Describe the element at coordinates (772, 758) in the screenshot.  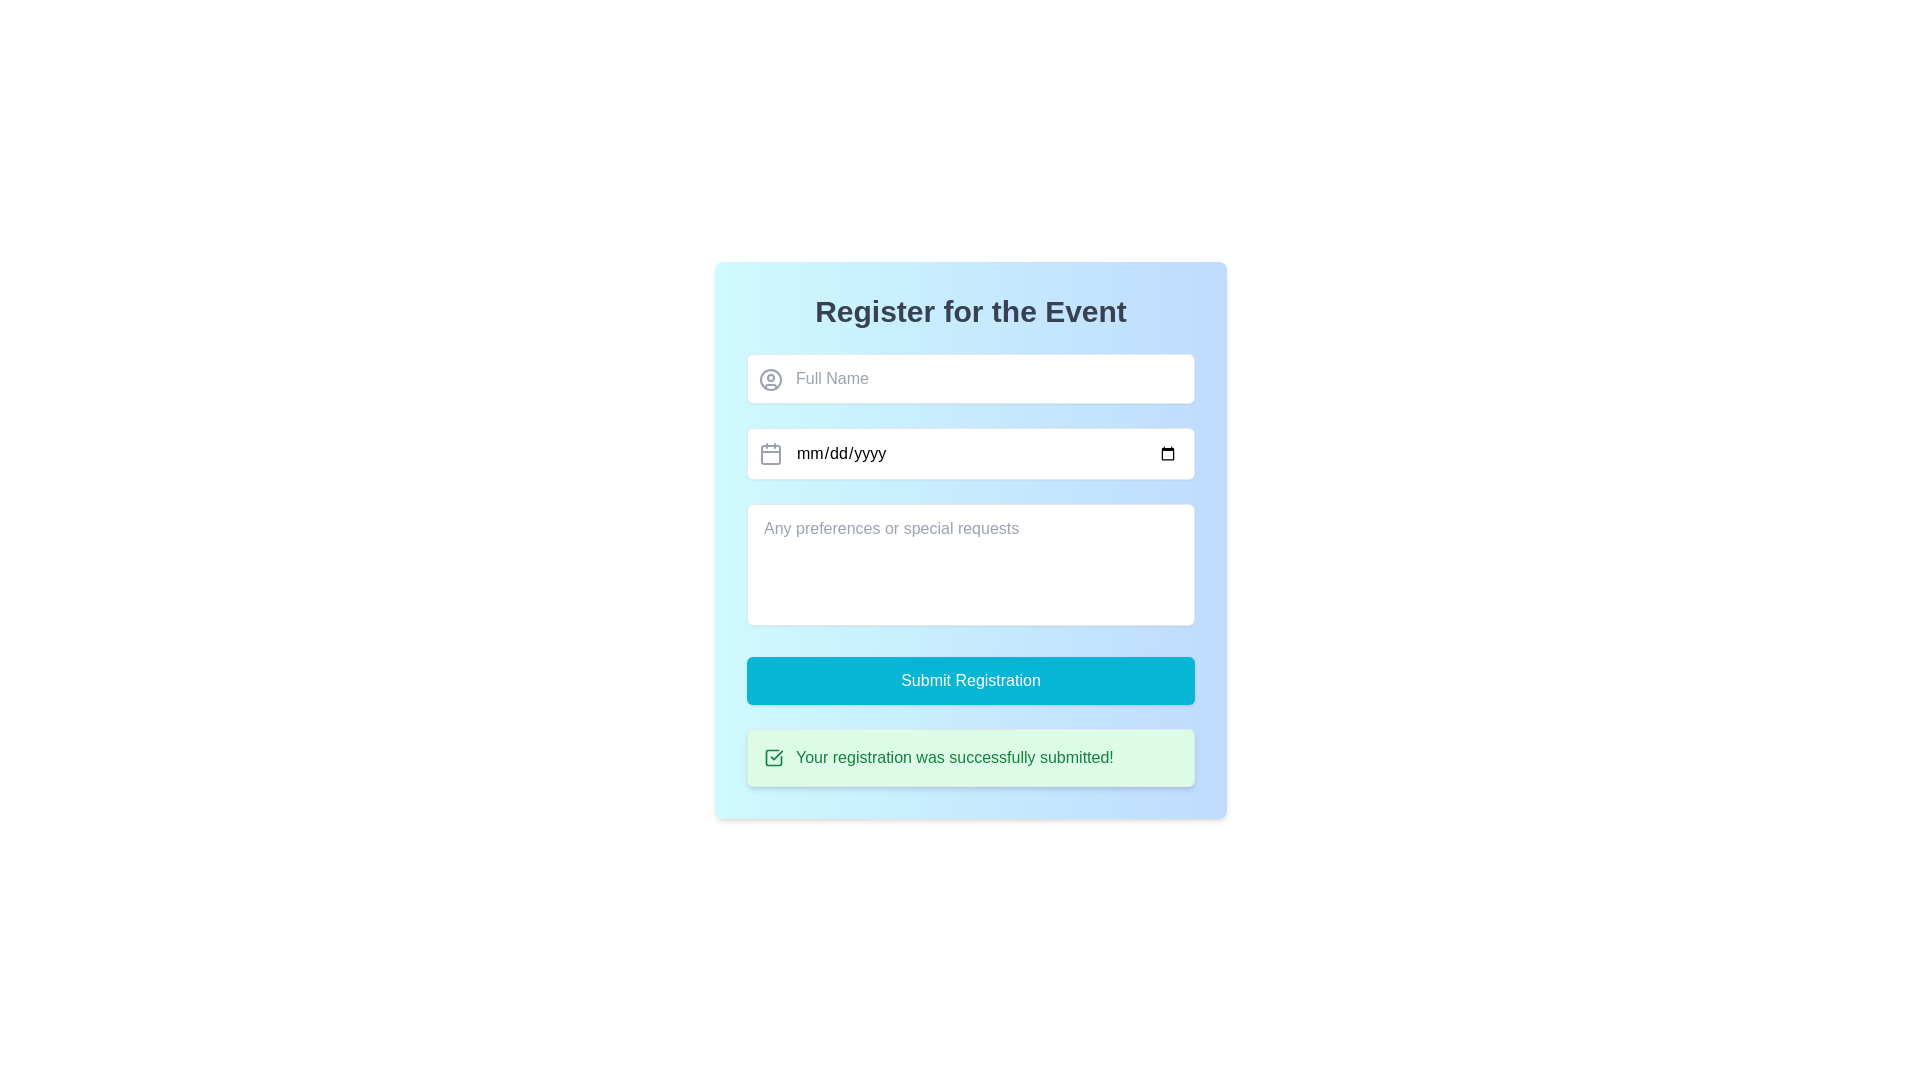
I see `the small green-outlined square icon with a checkmark located in the success message component on the left side of the notification bar` at that location.